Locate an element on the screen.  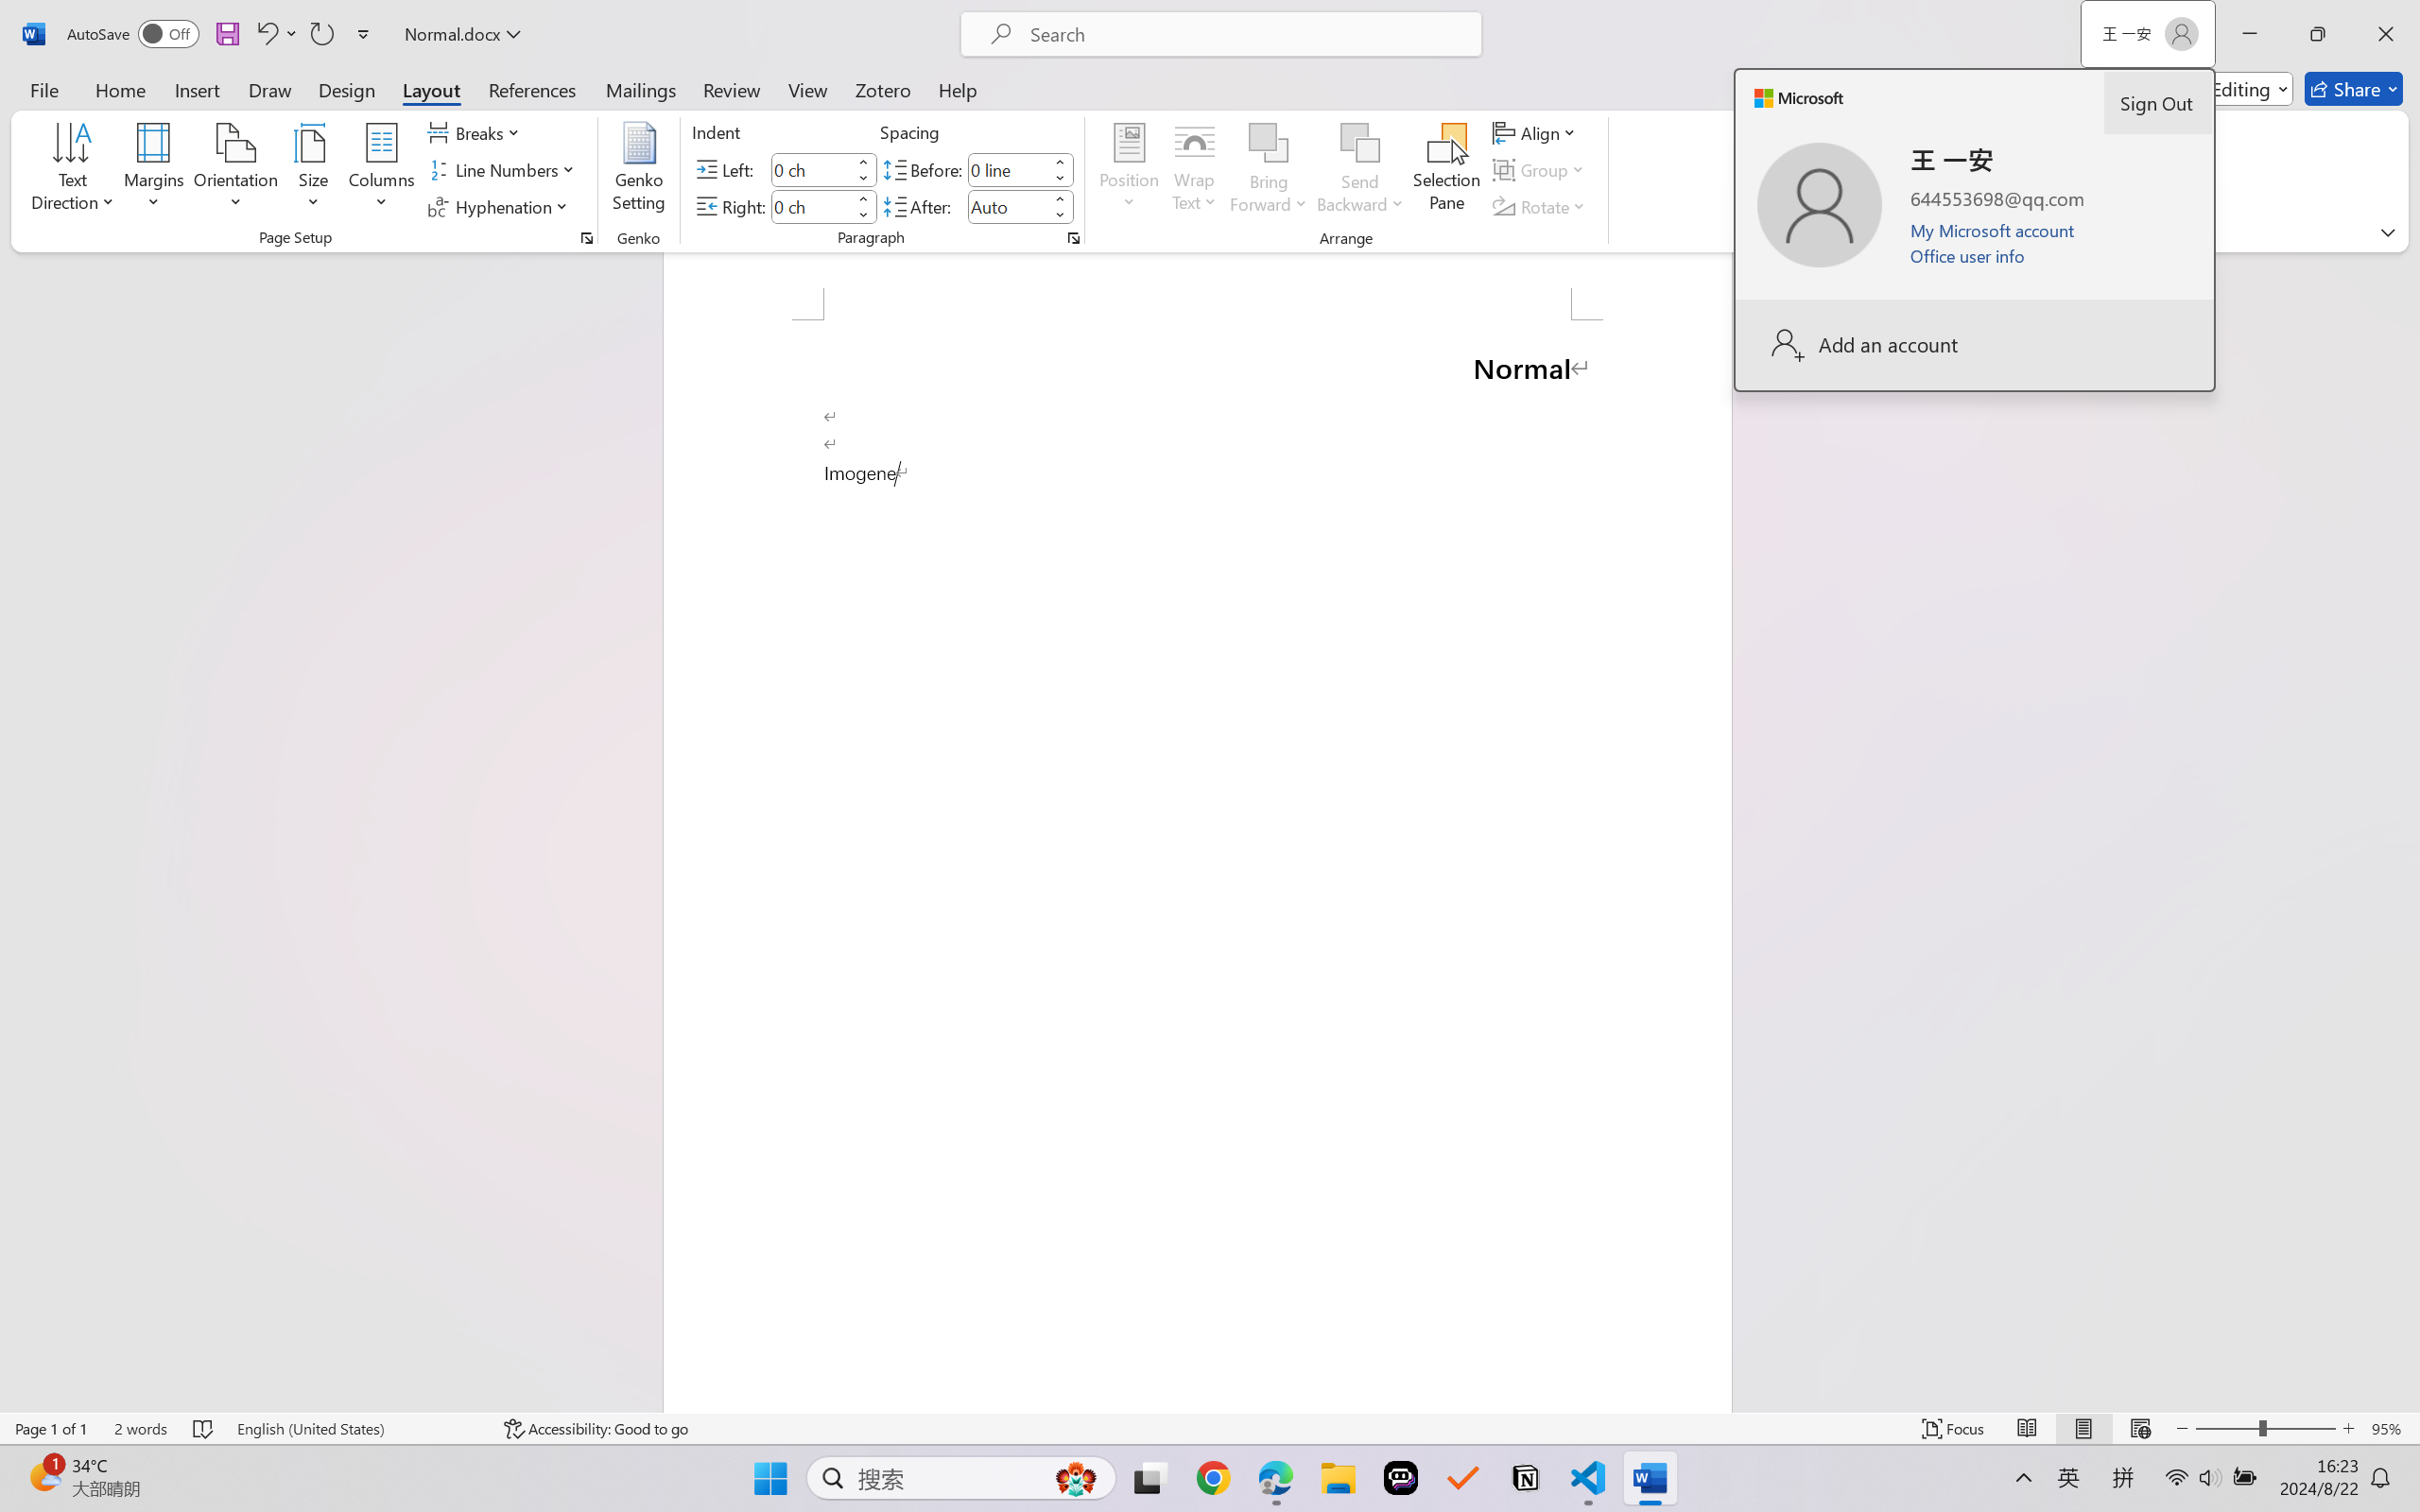
'More' is located at coordinates (1059, 198).